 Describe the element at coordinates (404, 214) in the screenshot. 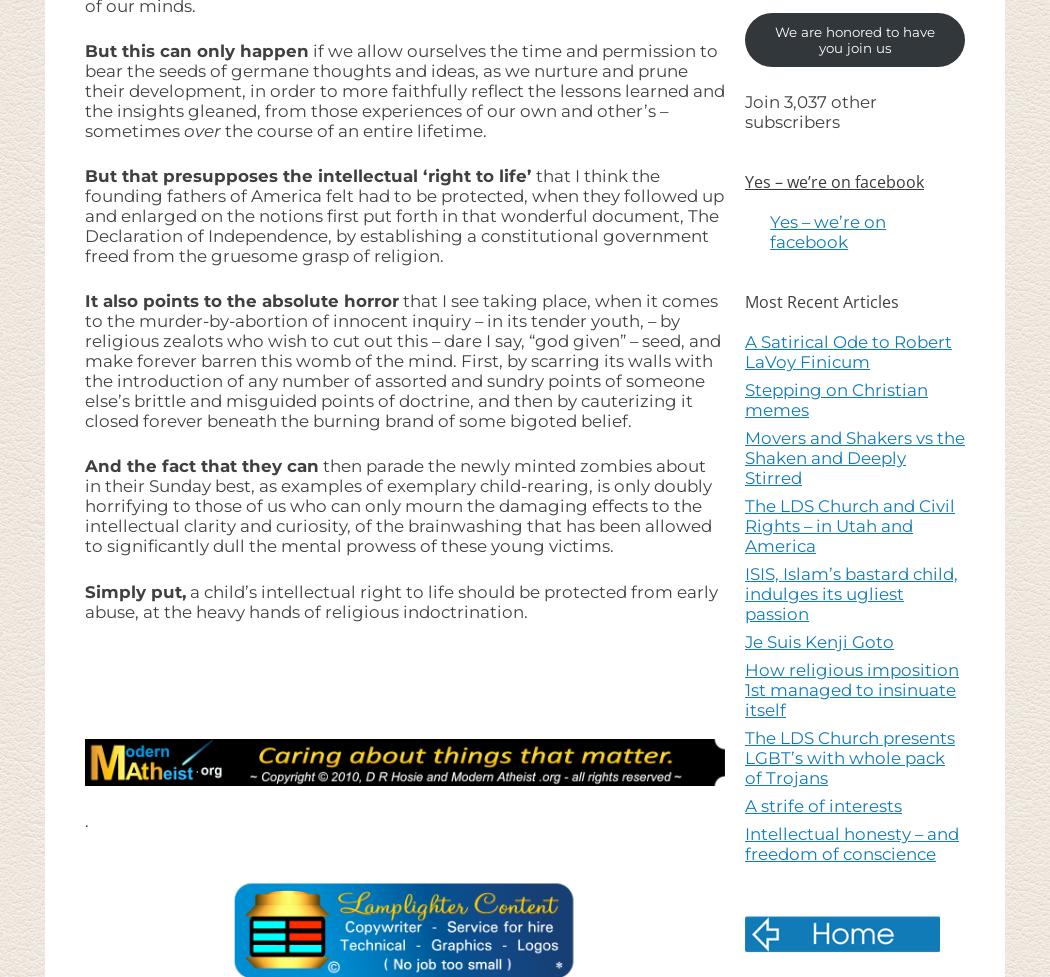

I see `'that I think the founding fathers of America felt had to be protected, when they followed up and enlarged on the notions first put forth in that wonderful document, The Declaration of Independence, by establishing a constitutional government freed from the gruesome grasp of religion.'` at that location.